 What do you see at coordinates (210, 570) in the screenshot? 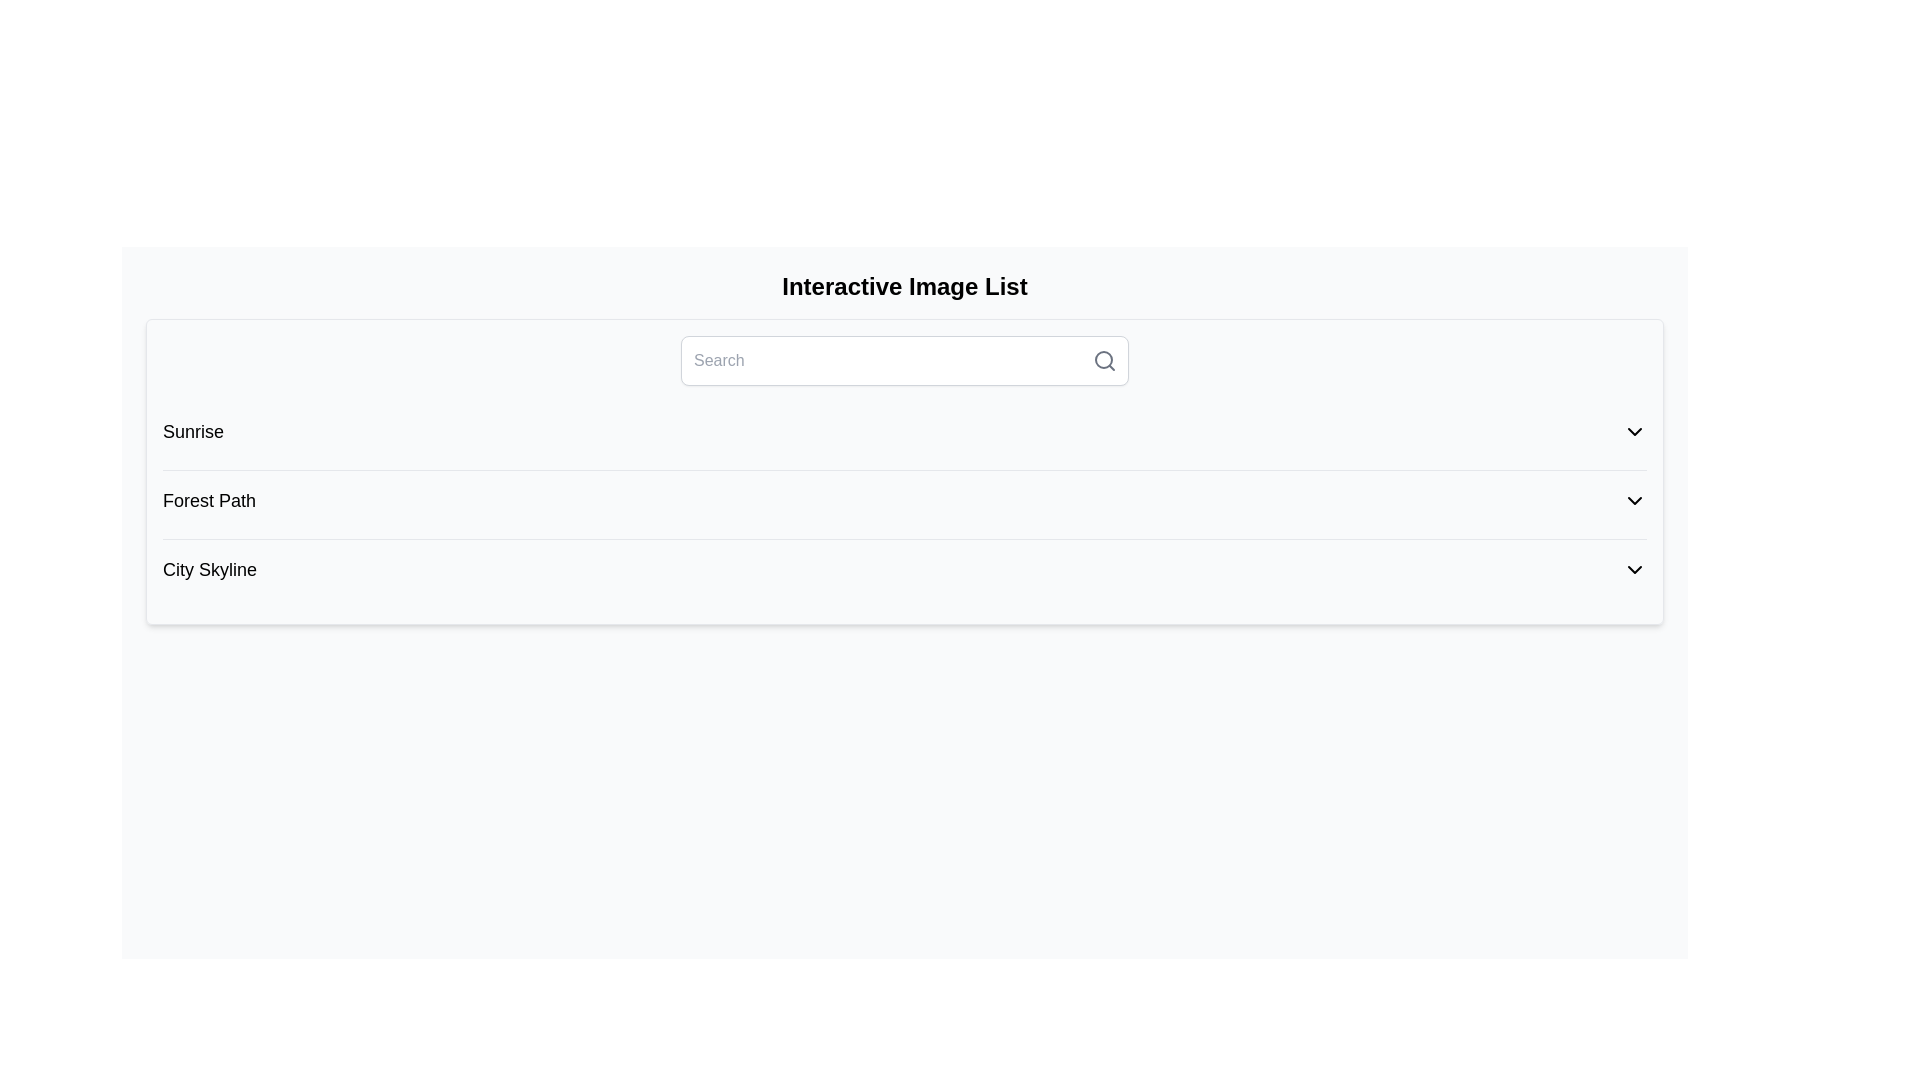
I see `text label for the item 'City Skyline' located in the third position of the vertically stacked list` at bounding box center [210, 570].